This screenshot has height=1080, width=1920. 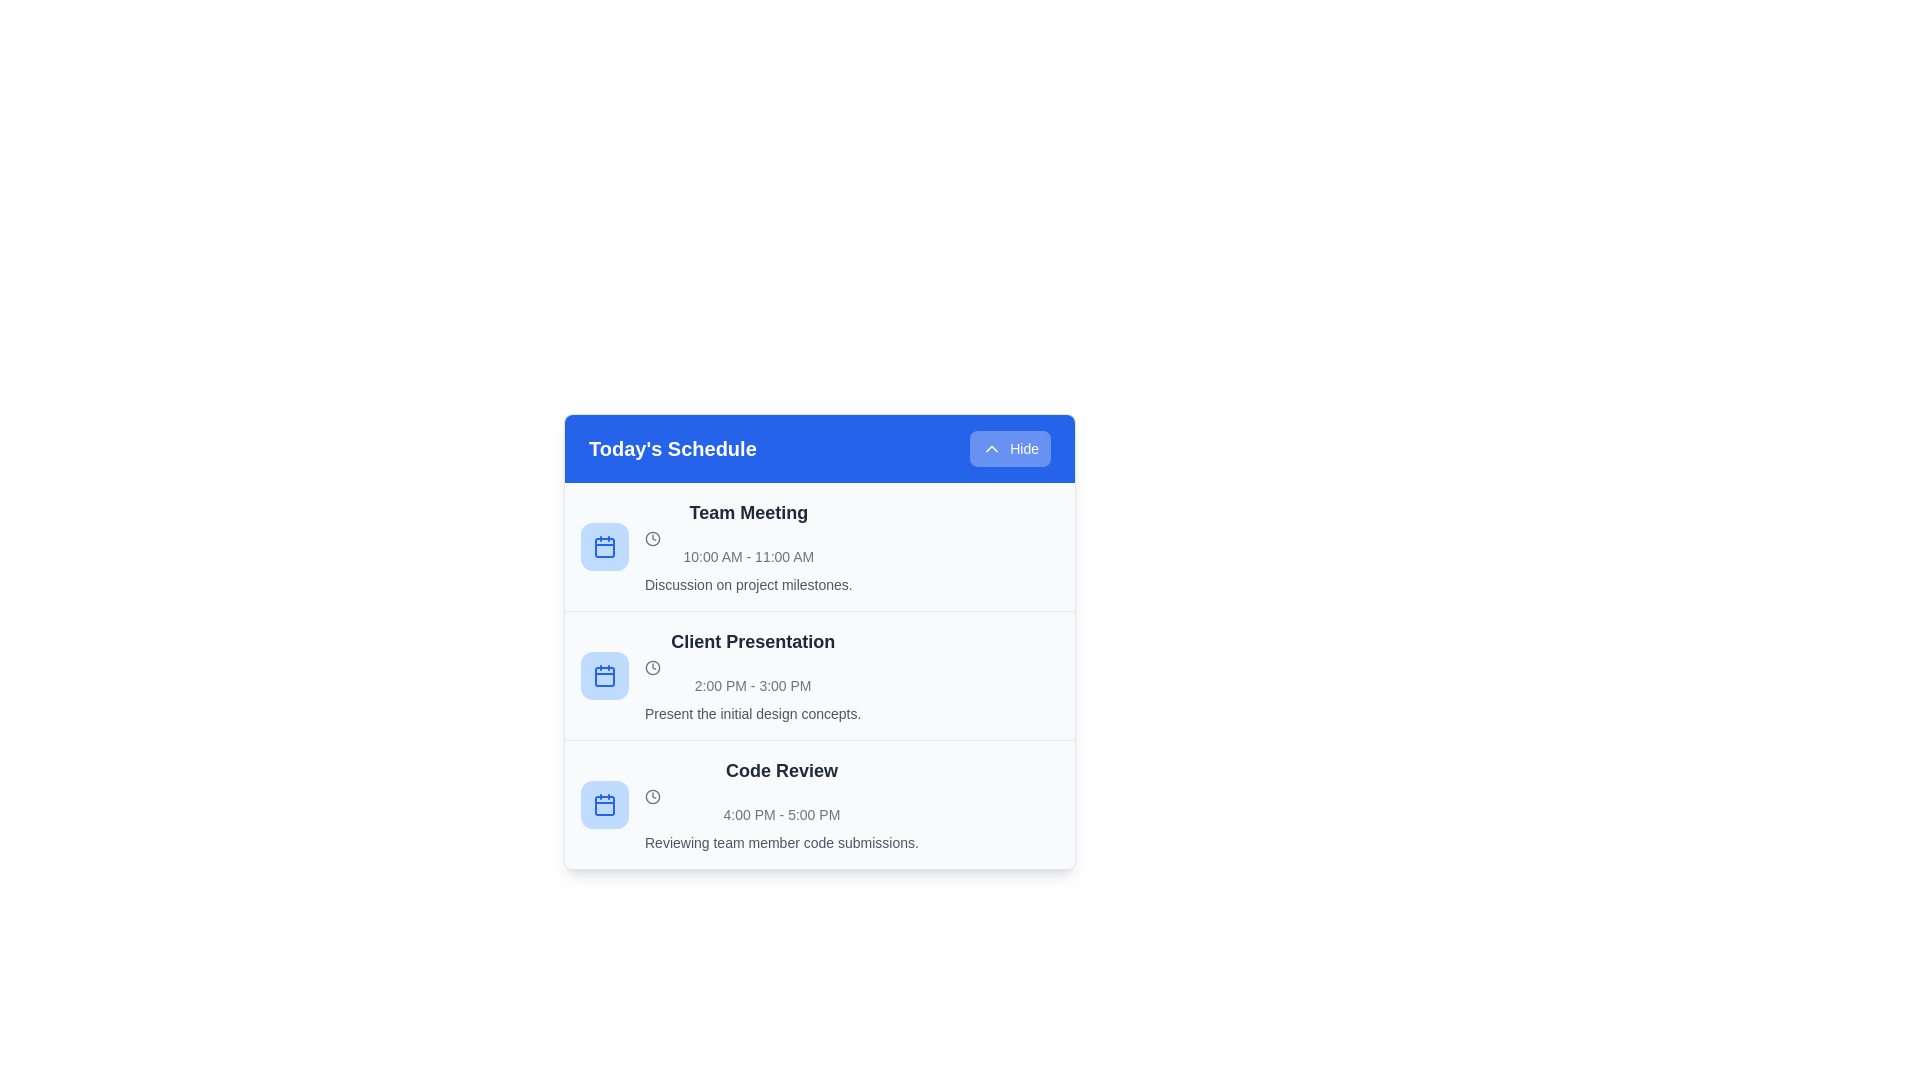 What do you see at coordinates (781, 843) in the screenshot?
I see `descriptive text block summarizing the 'Code Review' event, which is positioned below the time range text and aligned with the schedule content block` at bounding box center [781, 843].